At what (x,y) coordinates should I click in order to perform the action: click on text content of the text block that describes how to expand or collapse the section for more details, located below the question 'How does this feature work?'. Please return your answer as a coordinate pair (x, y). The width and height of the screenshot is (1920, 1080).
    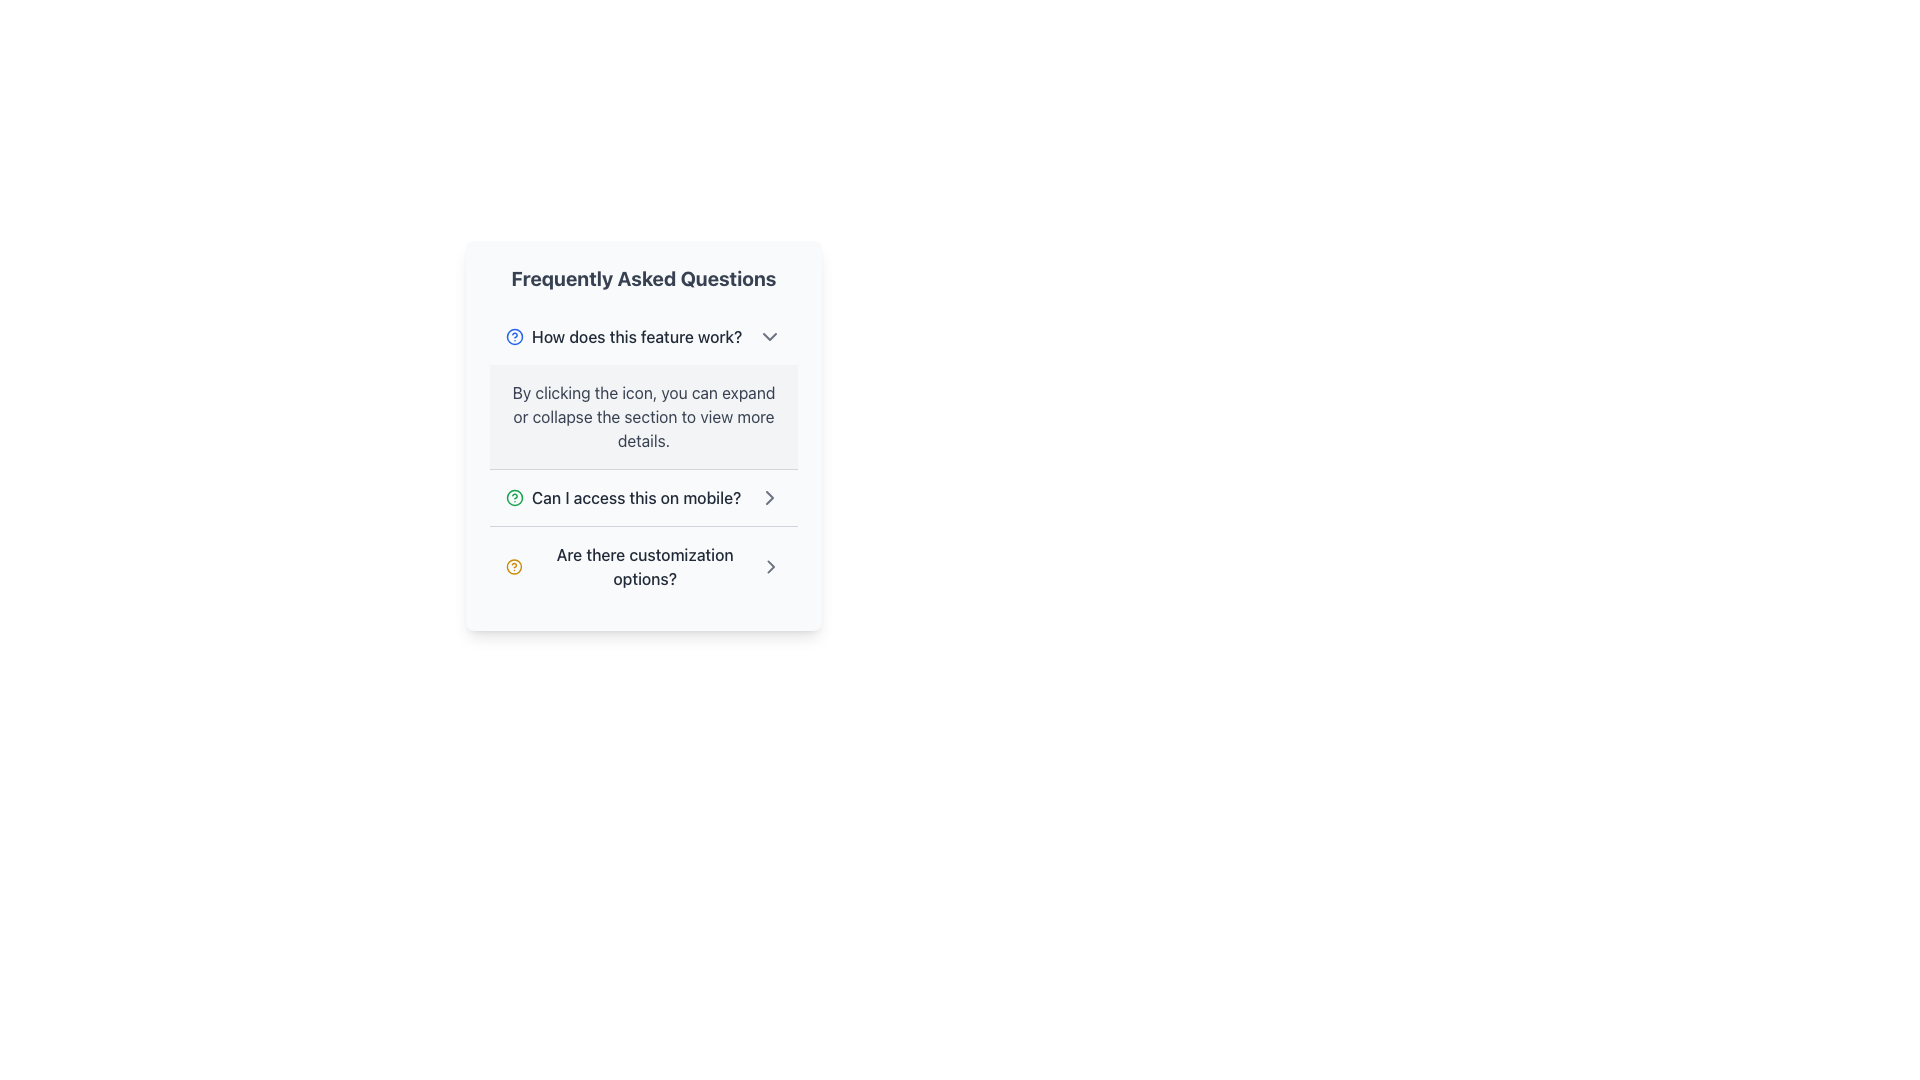
    Looking at the image, I should click on (643, 415).